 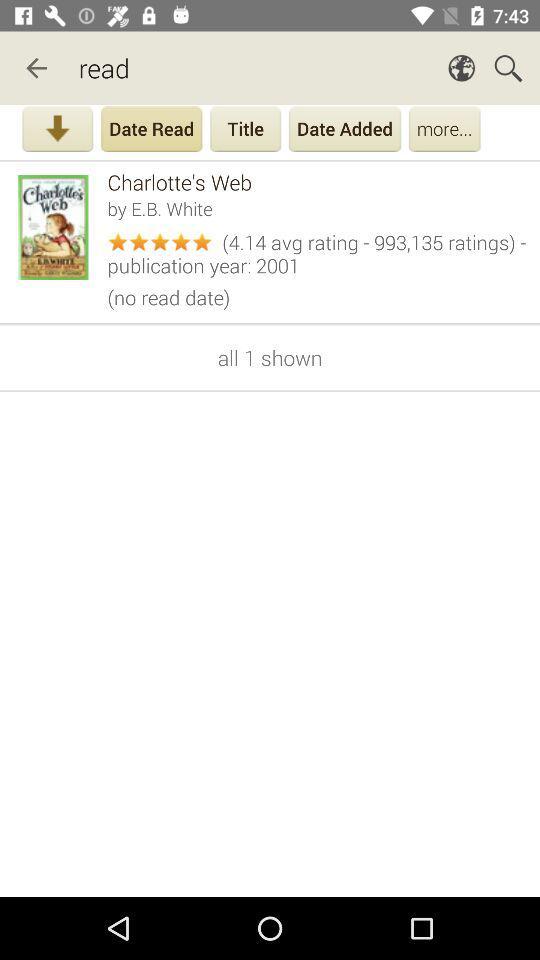 What do you see at coordinates (317, 250) in the screenshot?
I see `the 4 14 avg` at bounding box center [317, 250].